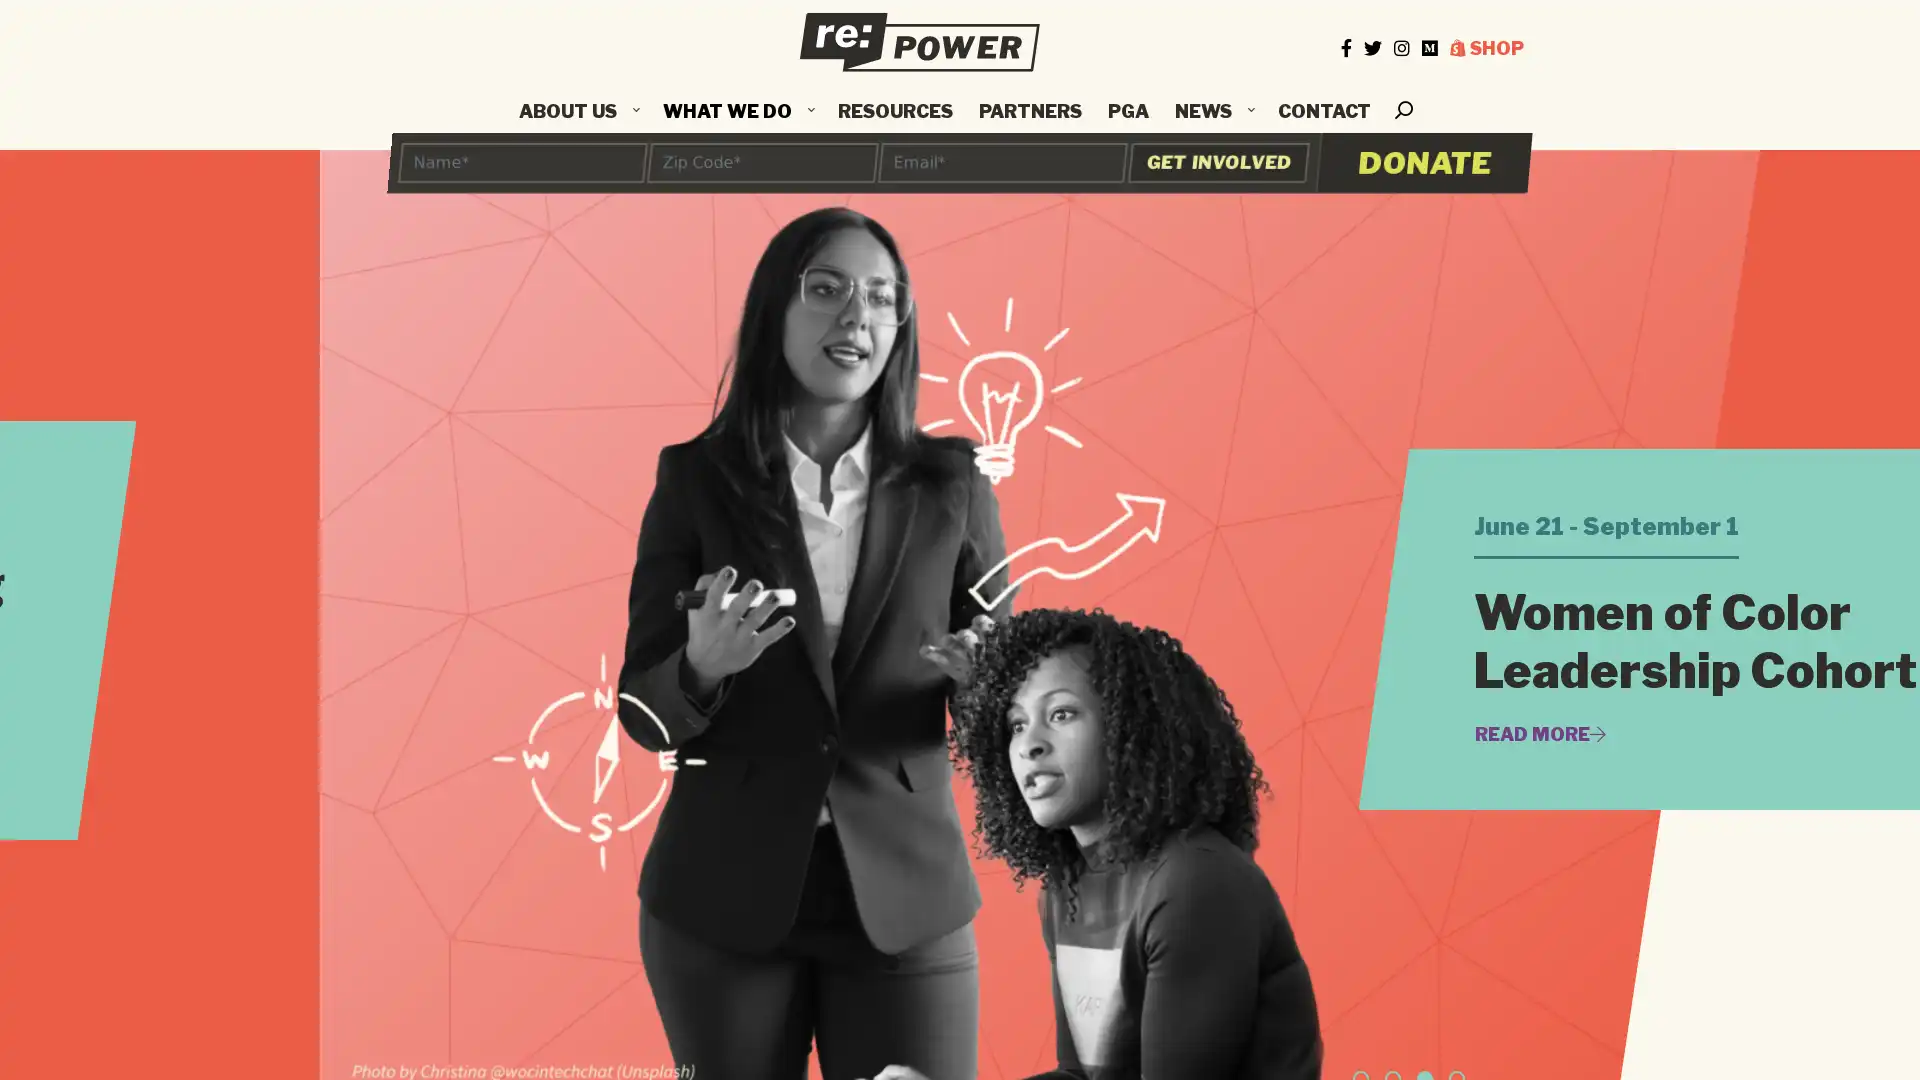  Describe the element at coordinates (1217, 161) in the screenshot. I see `Get Involved` at that location.